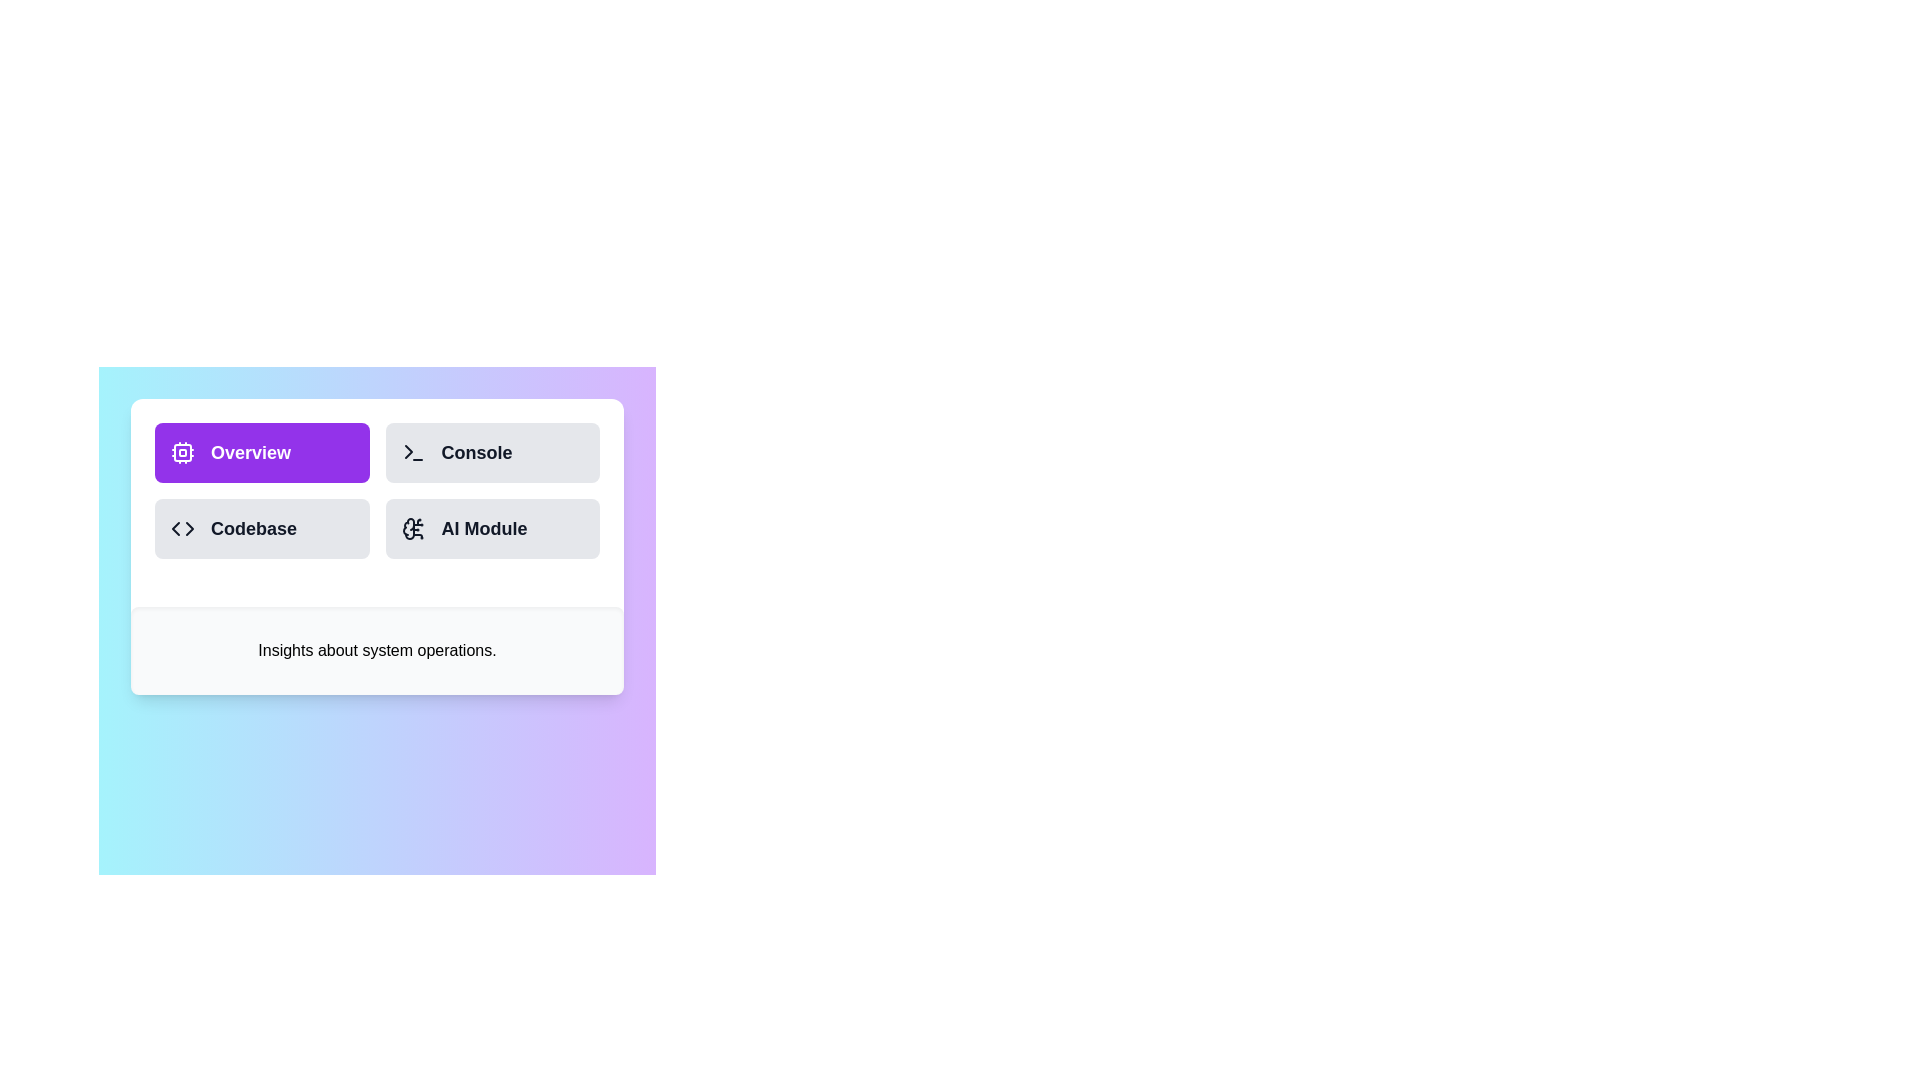  Describe the element at coordinates (261, 452) in the screenshot. I see `the menu option labeled 'Overview' to view its content` at that location.